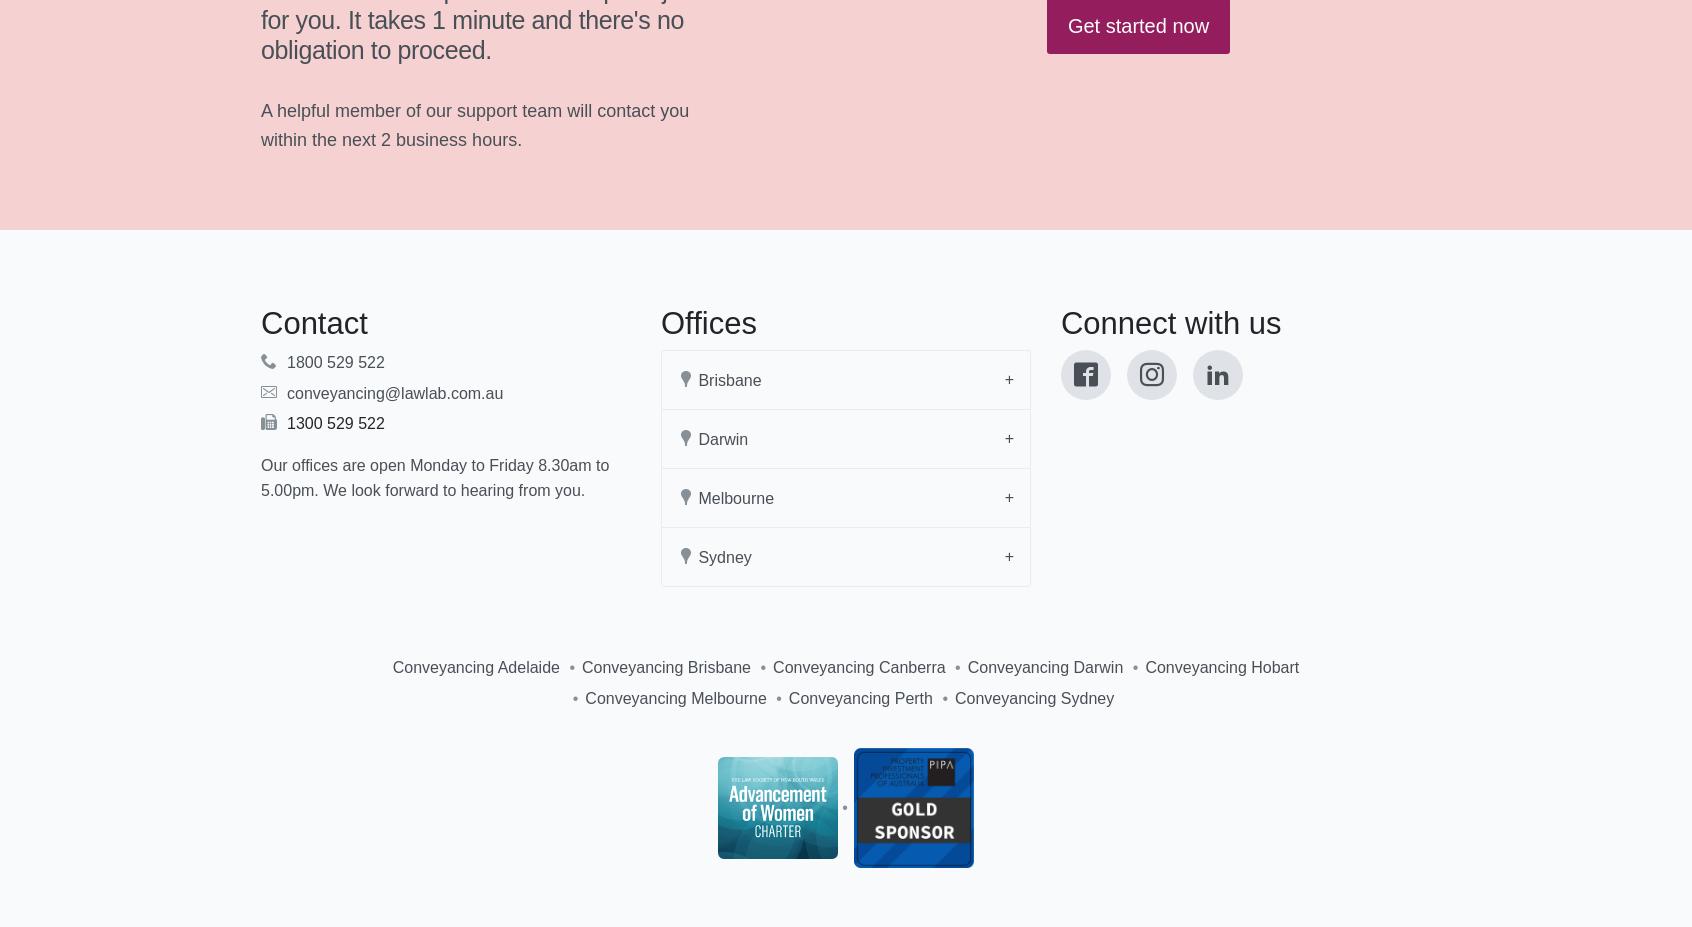 This screenshot has width=1692, height=927. Describe the element at coordinates (693, 498) in the screenshot. I see `'Melbourne'` at that location.